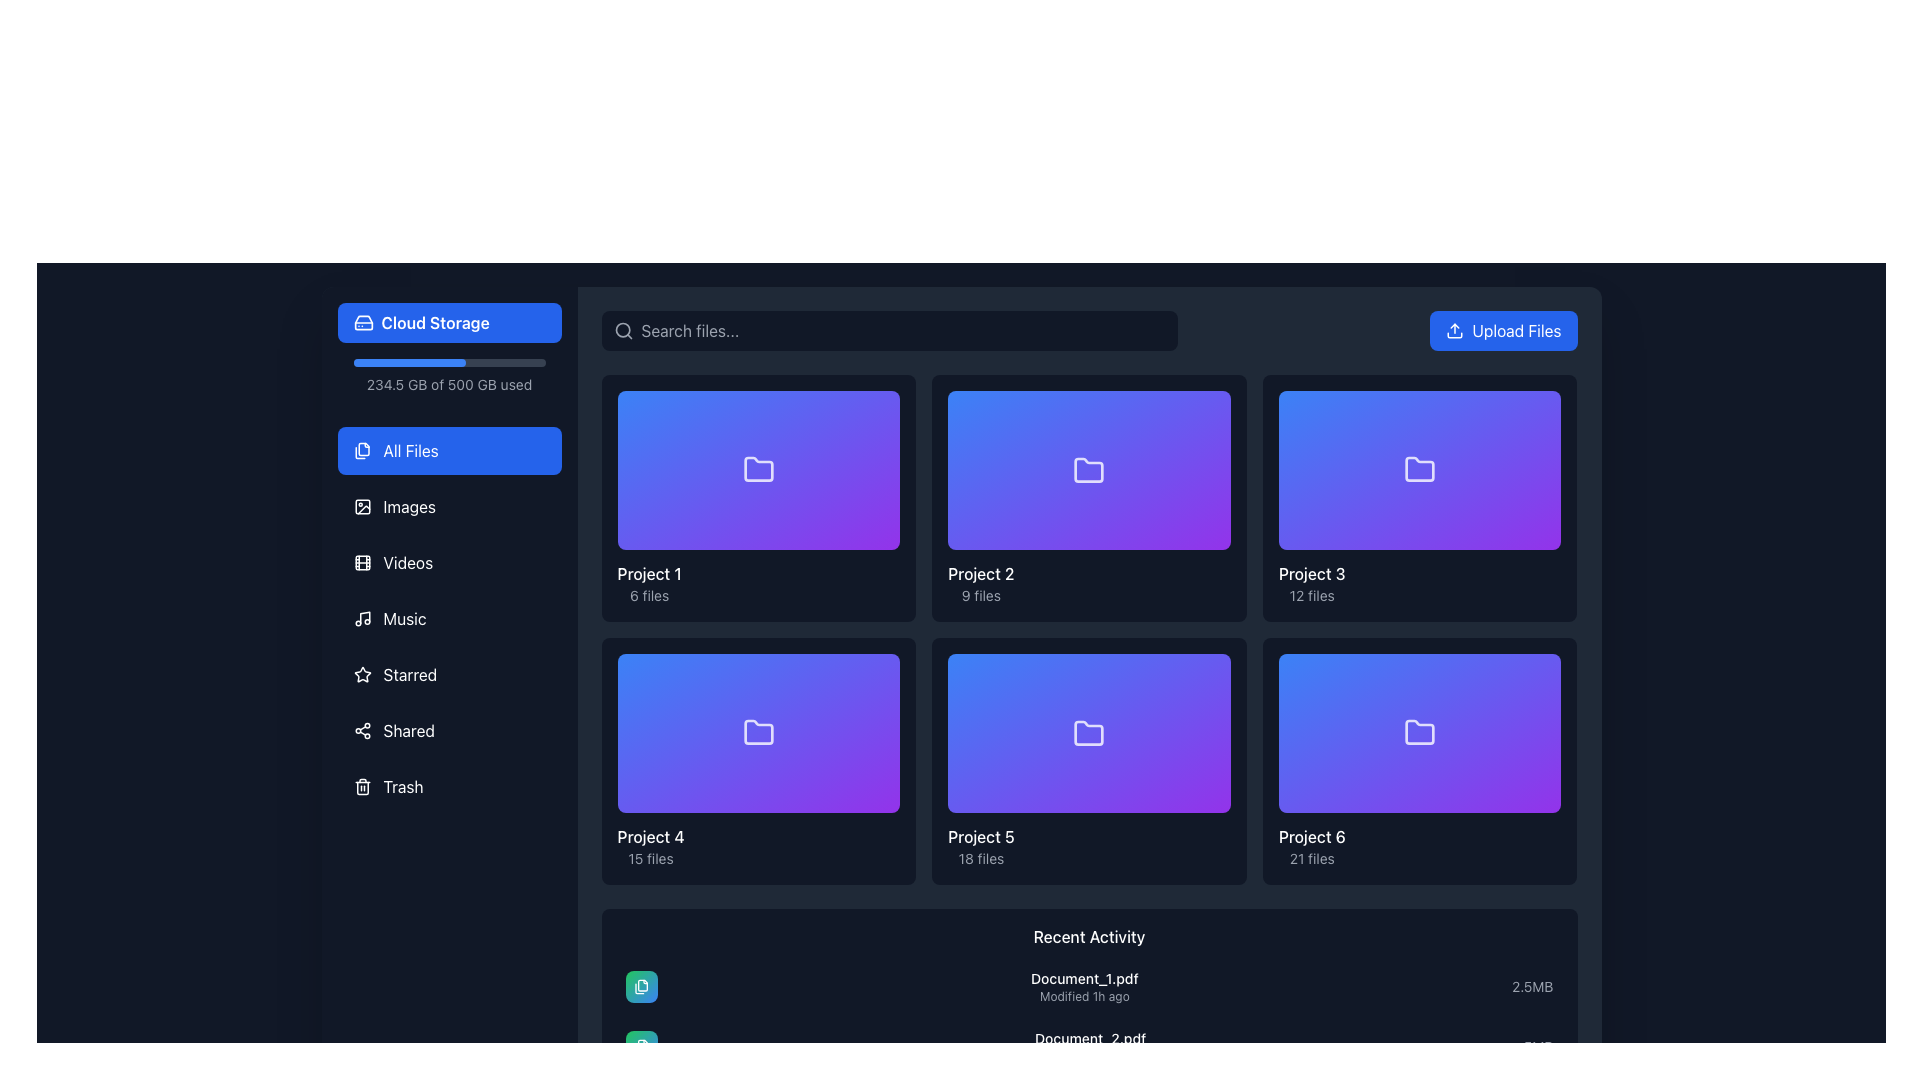 The height and width of the screenshot is (1080, 1920). Describe the element at coordinates (361, 674) in the screenshot. I see `the star icon in the left navigation menu` at that location.